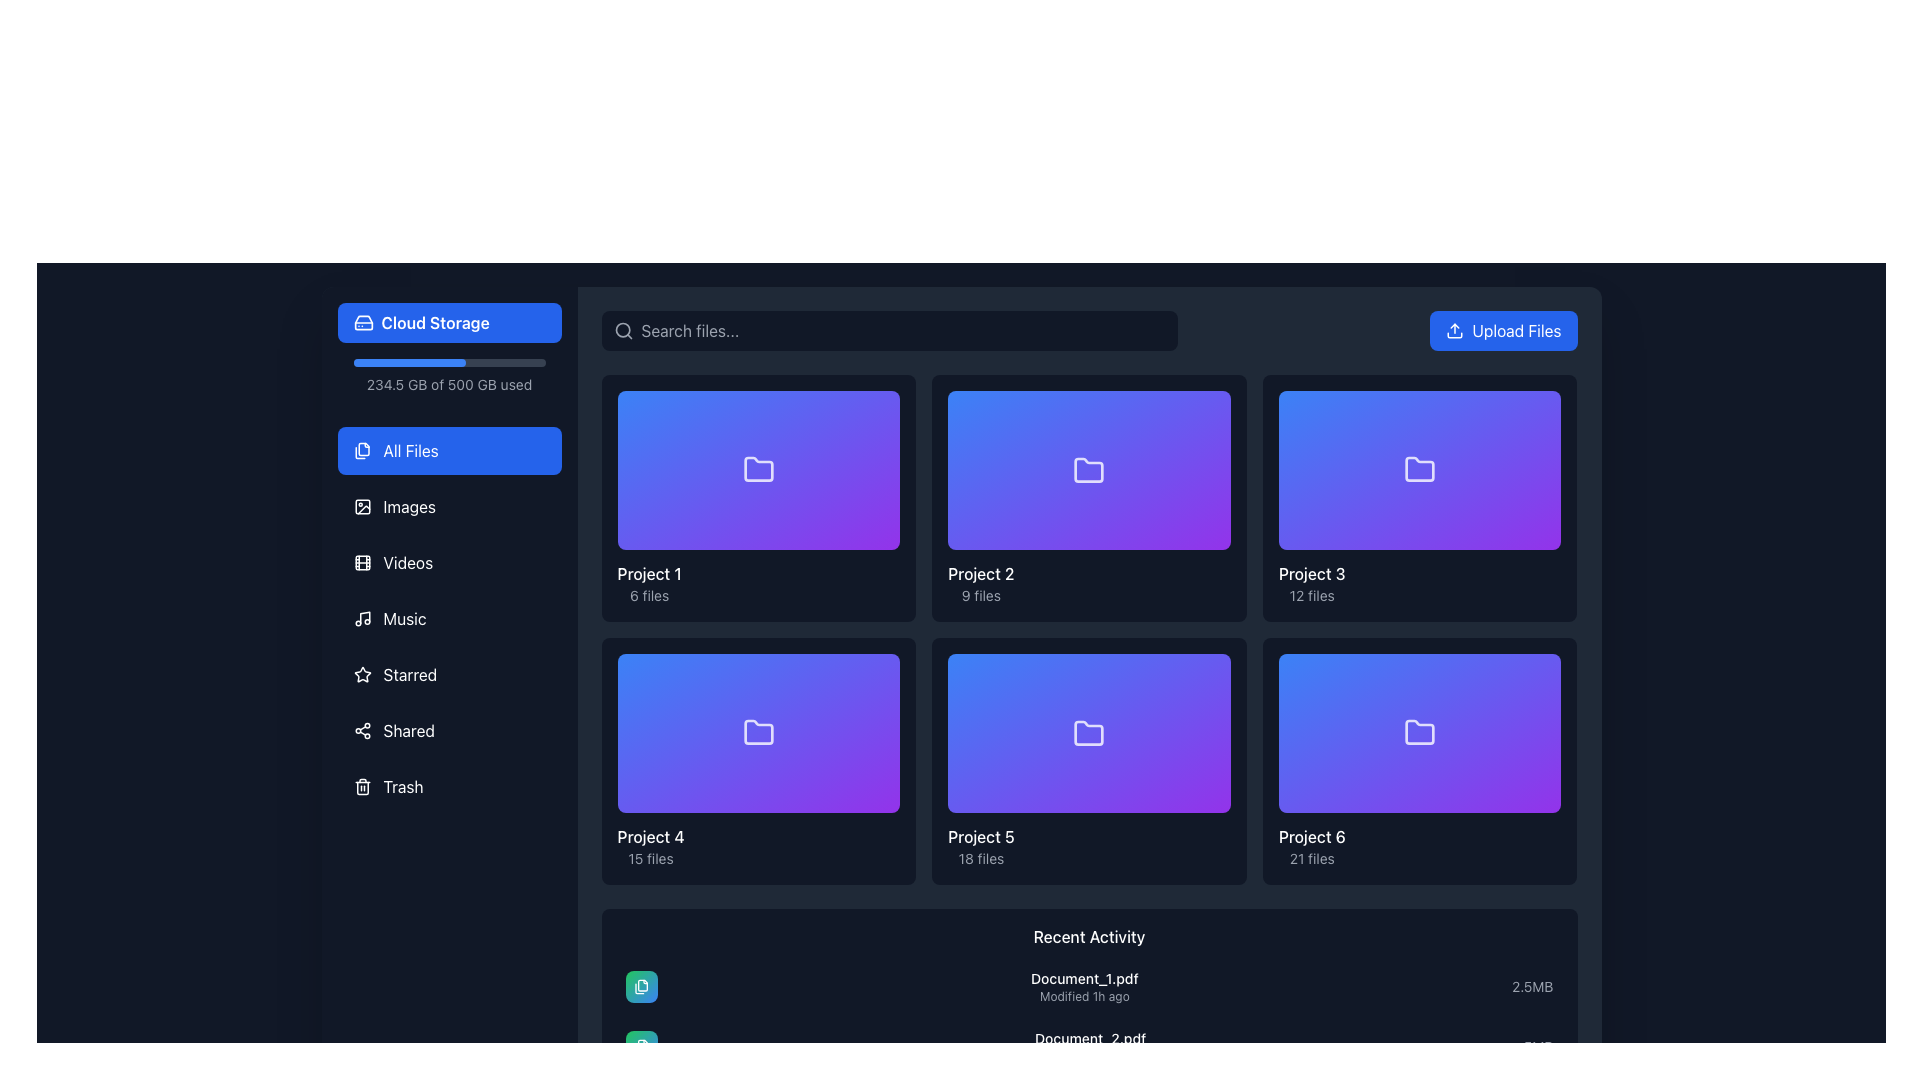 The height and width of the screenshot is (1080, 1920). Describe the element at coordinates (361, 674) in the screenshot. I see `the star icon in the left navigation menu` at that location.